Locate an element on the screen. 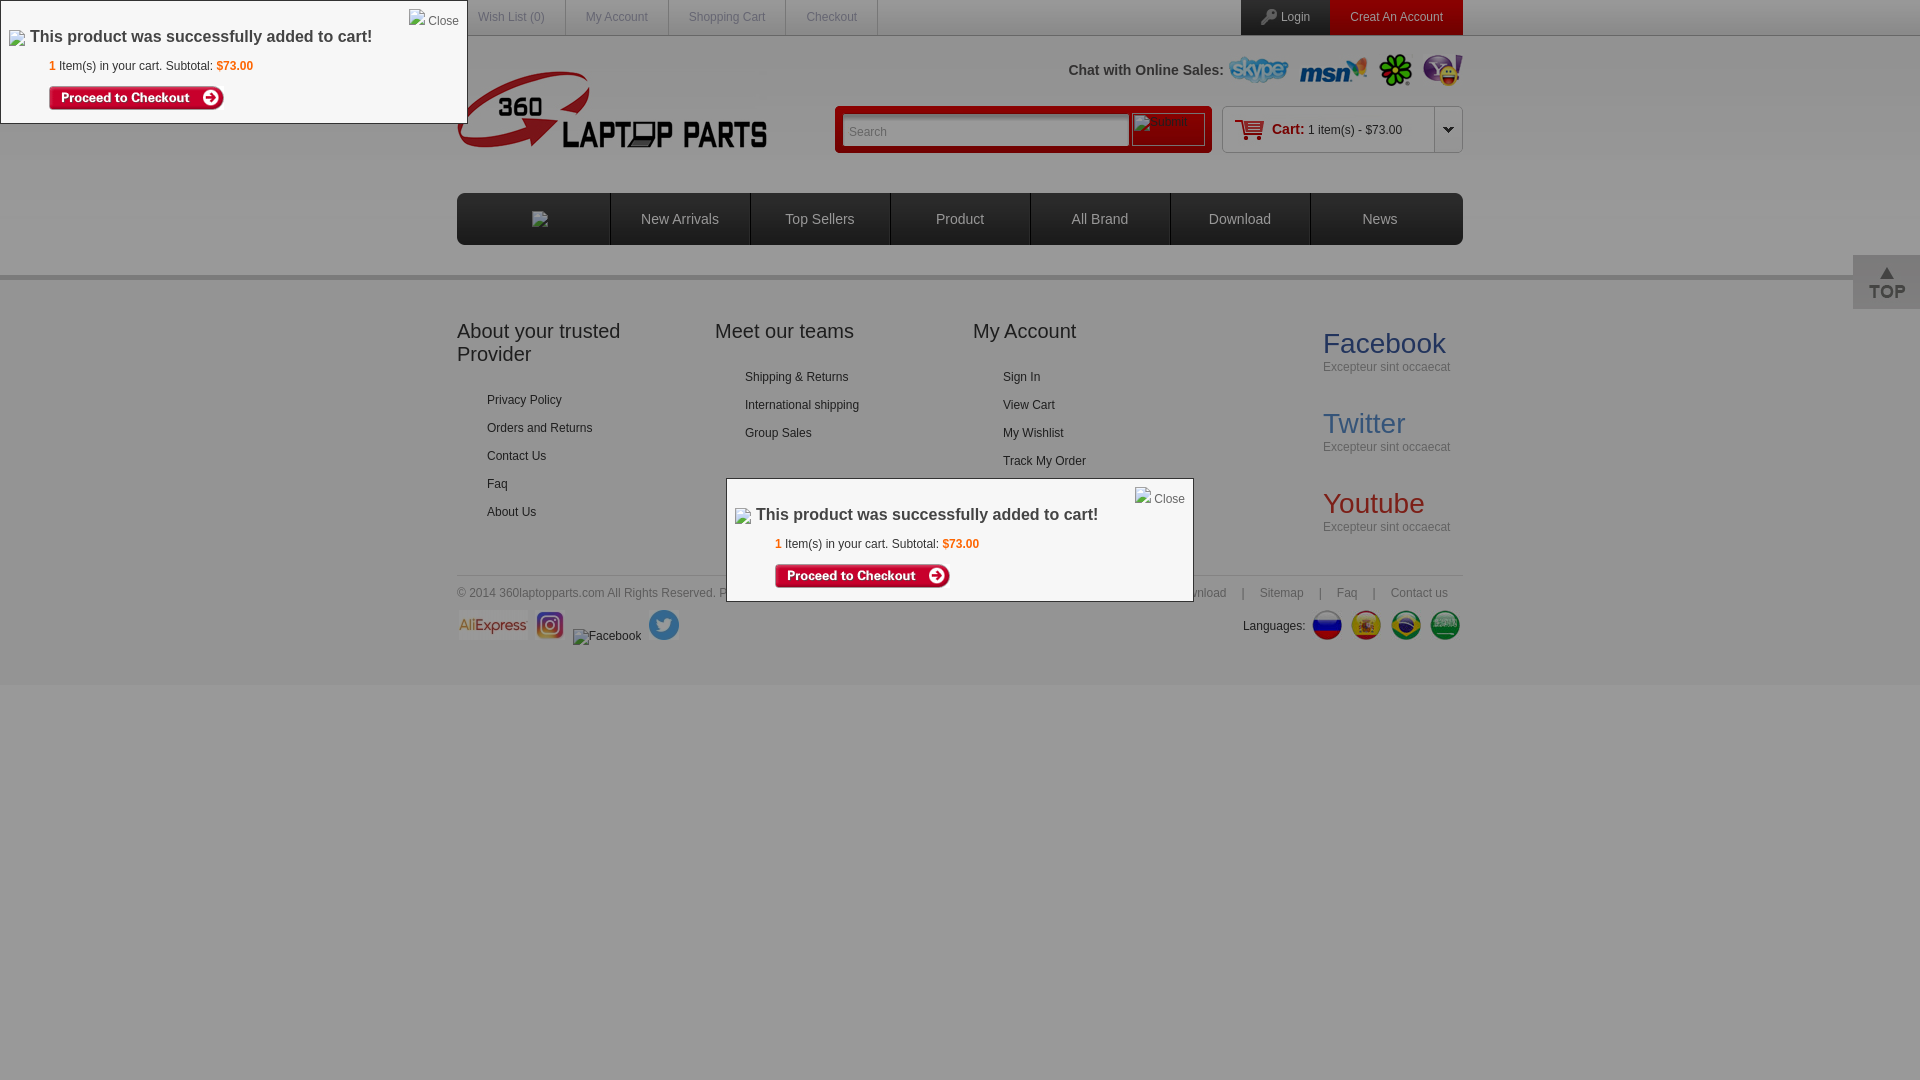 This screenshot has height=1080, width=1920. 'Contact Us' is located at coordinates (516, 455).